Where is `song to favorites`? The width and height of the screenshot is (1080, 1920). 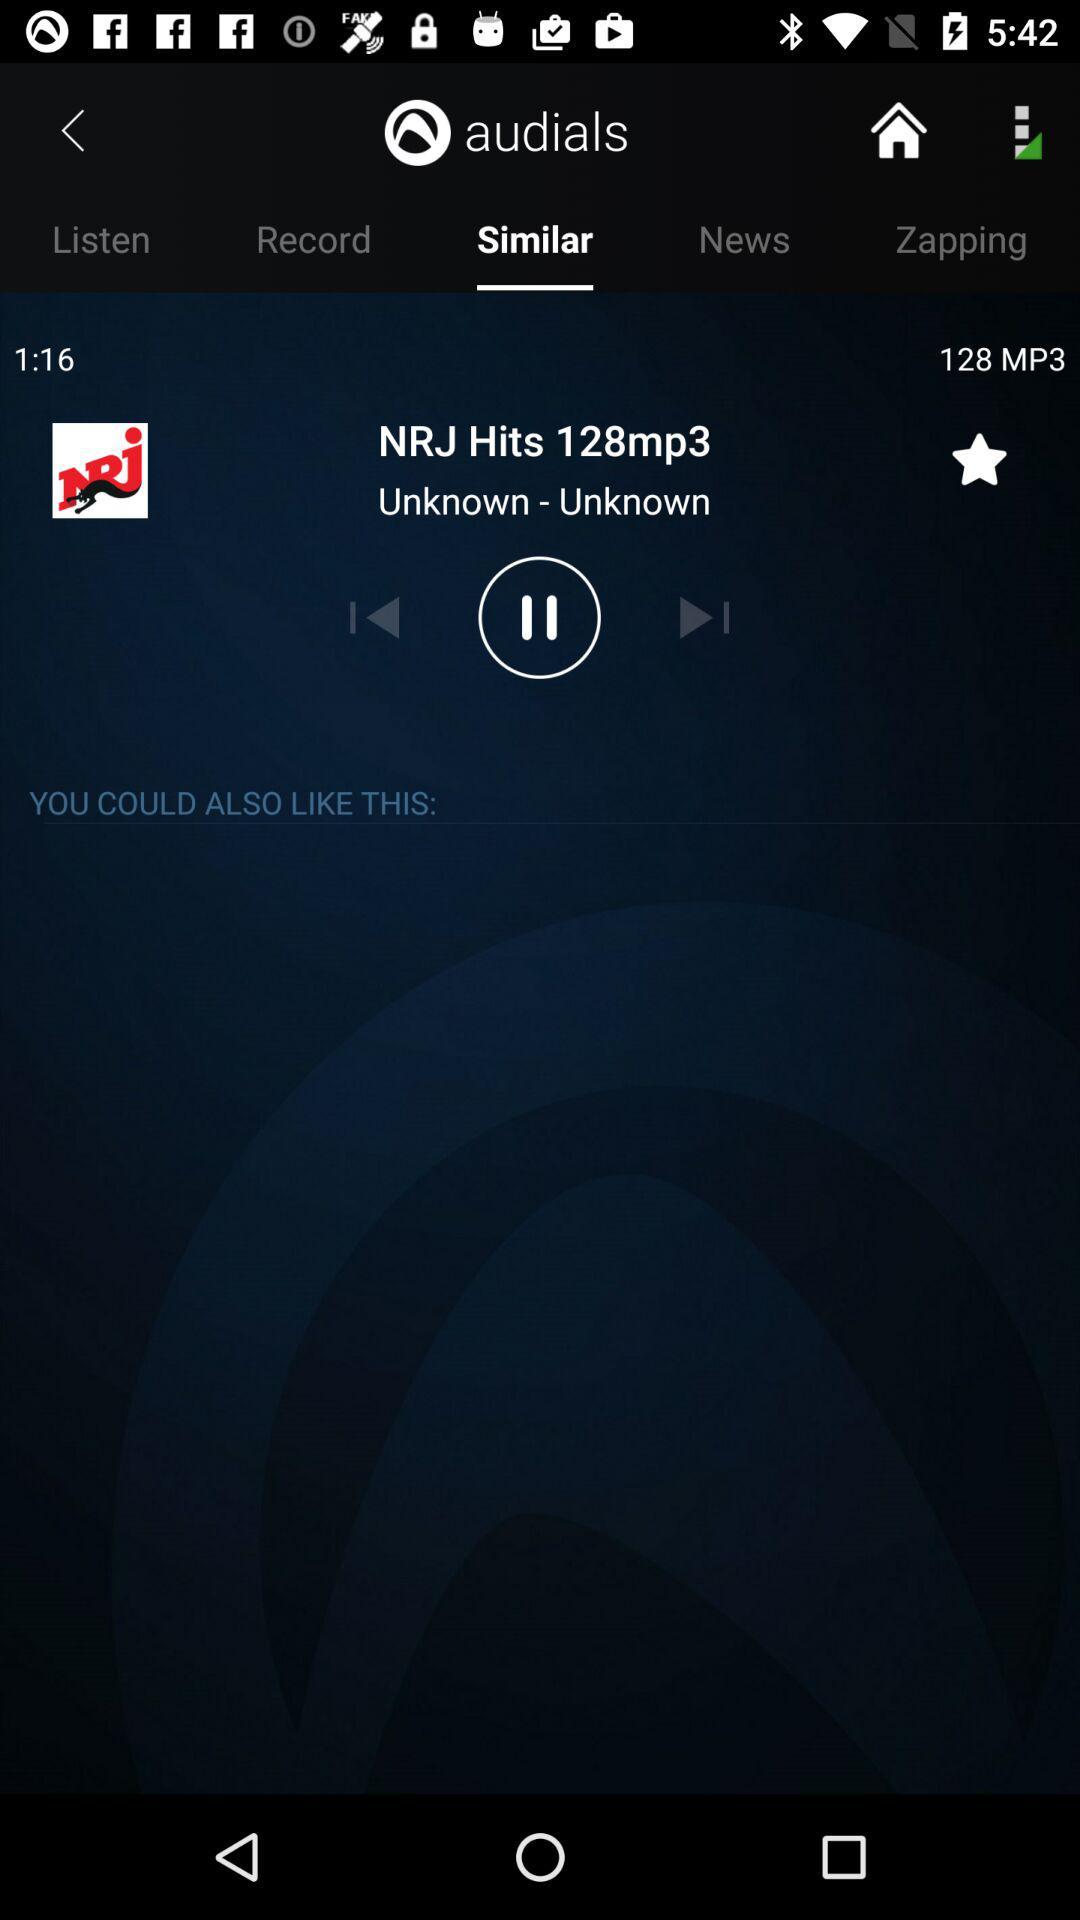
song to favorites is located at coordinates (978, 446).